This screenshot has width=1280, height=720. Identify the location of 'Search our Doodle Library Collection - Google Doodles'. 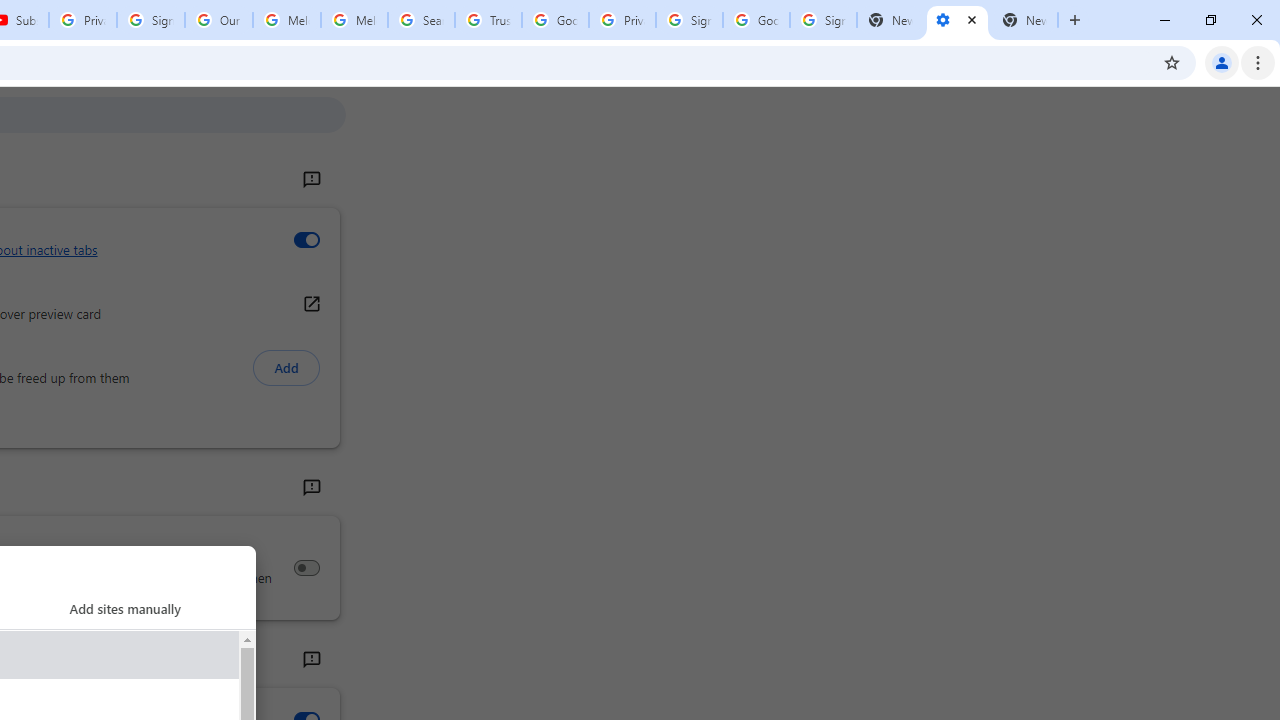
(420, 20).